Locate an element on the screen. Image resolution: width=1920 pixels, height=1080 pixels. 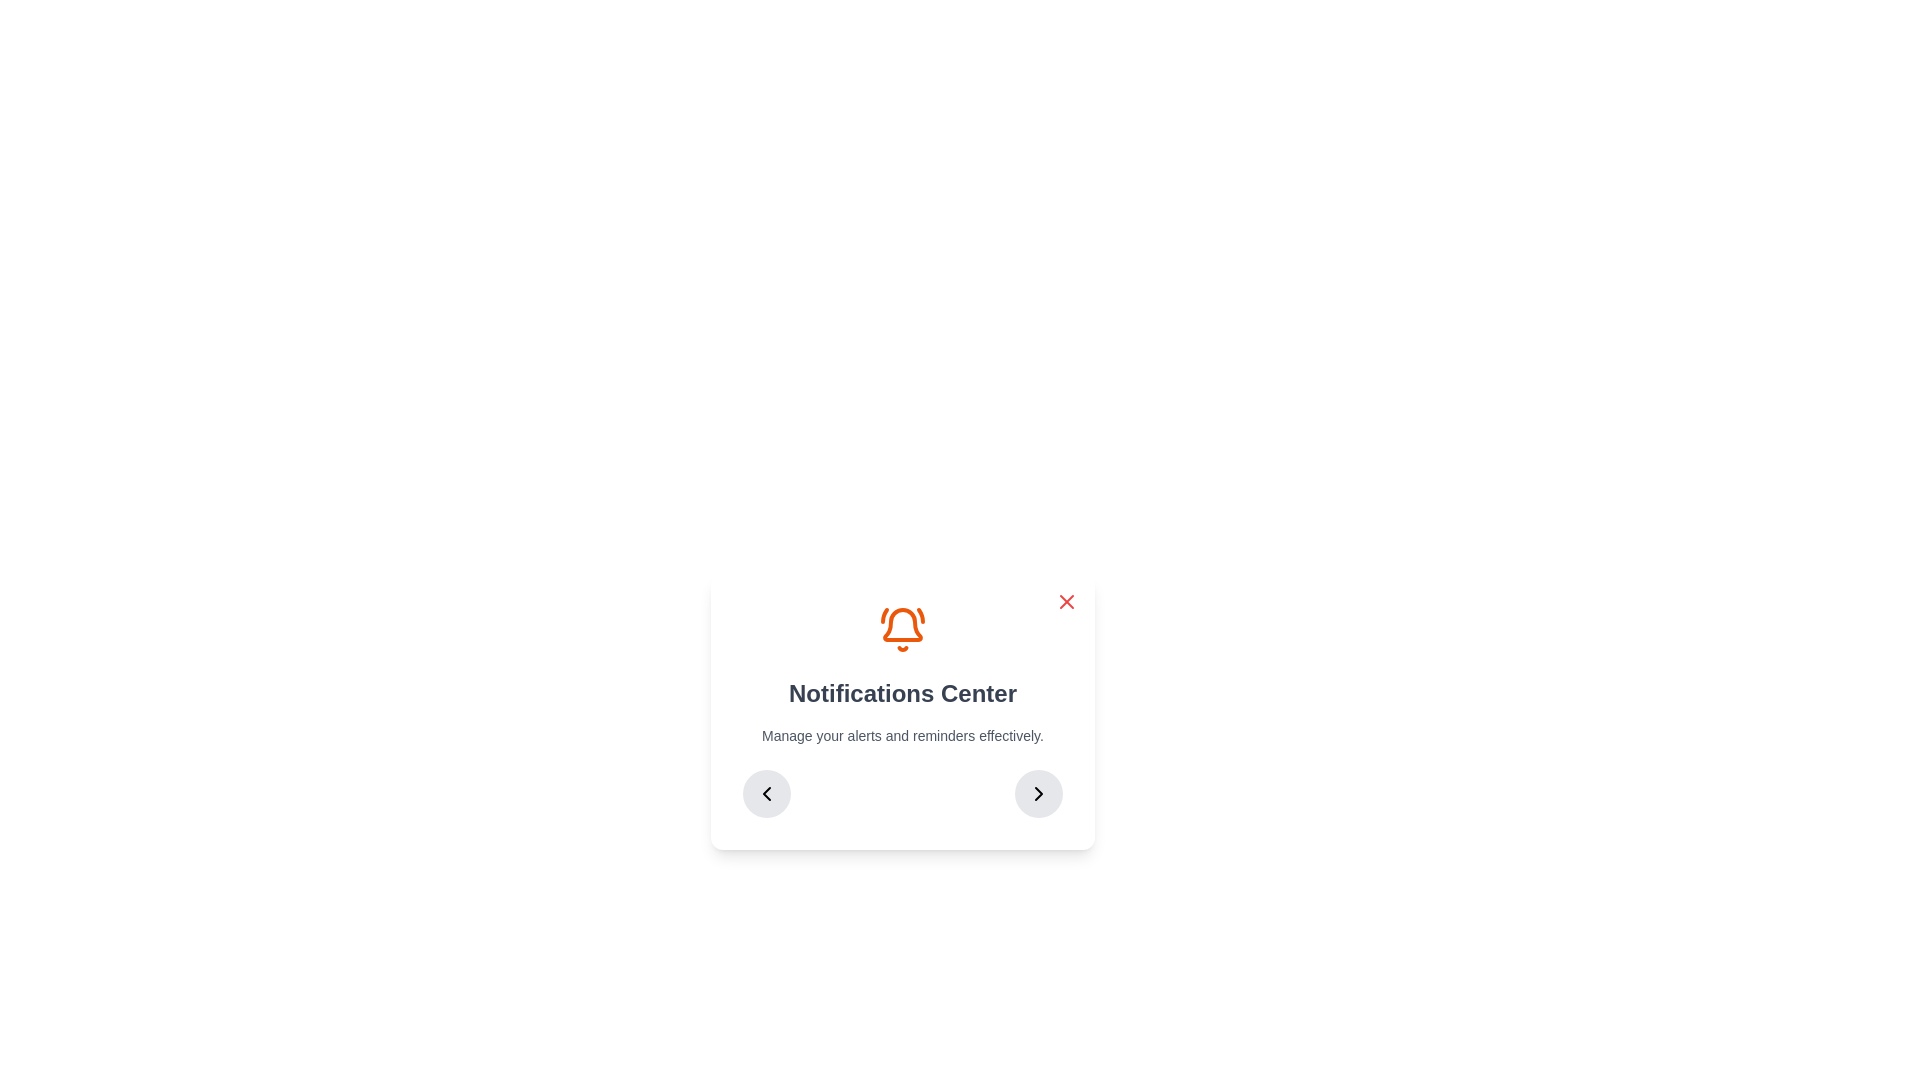
the circular button with a left-pointing chevron icon located at the bottom-left corner of the Notifications Center card to change its background color is located at coordinates (766, 793).